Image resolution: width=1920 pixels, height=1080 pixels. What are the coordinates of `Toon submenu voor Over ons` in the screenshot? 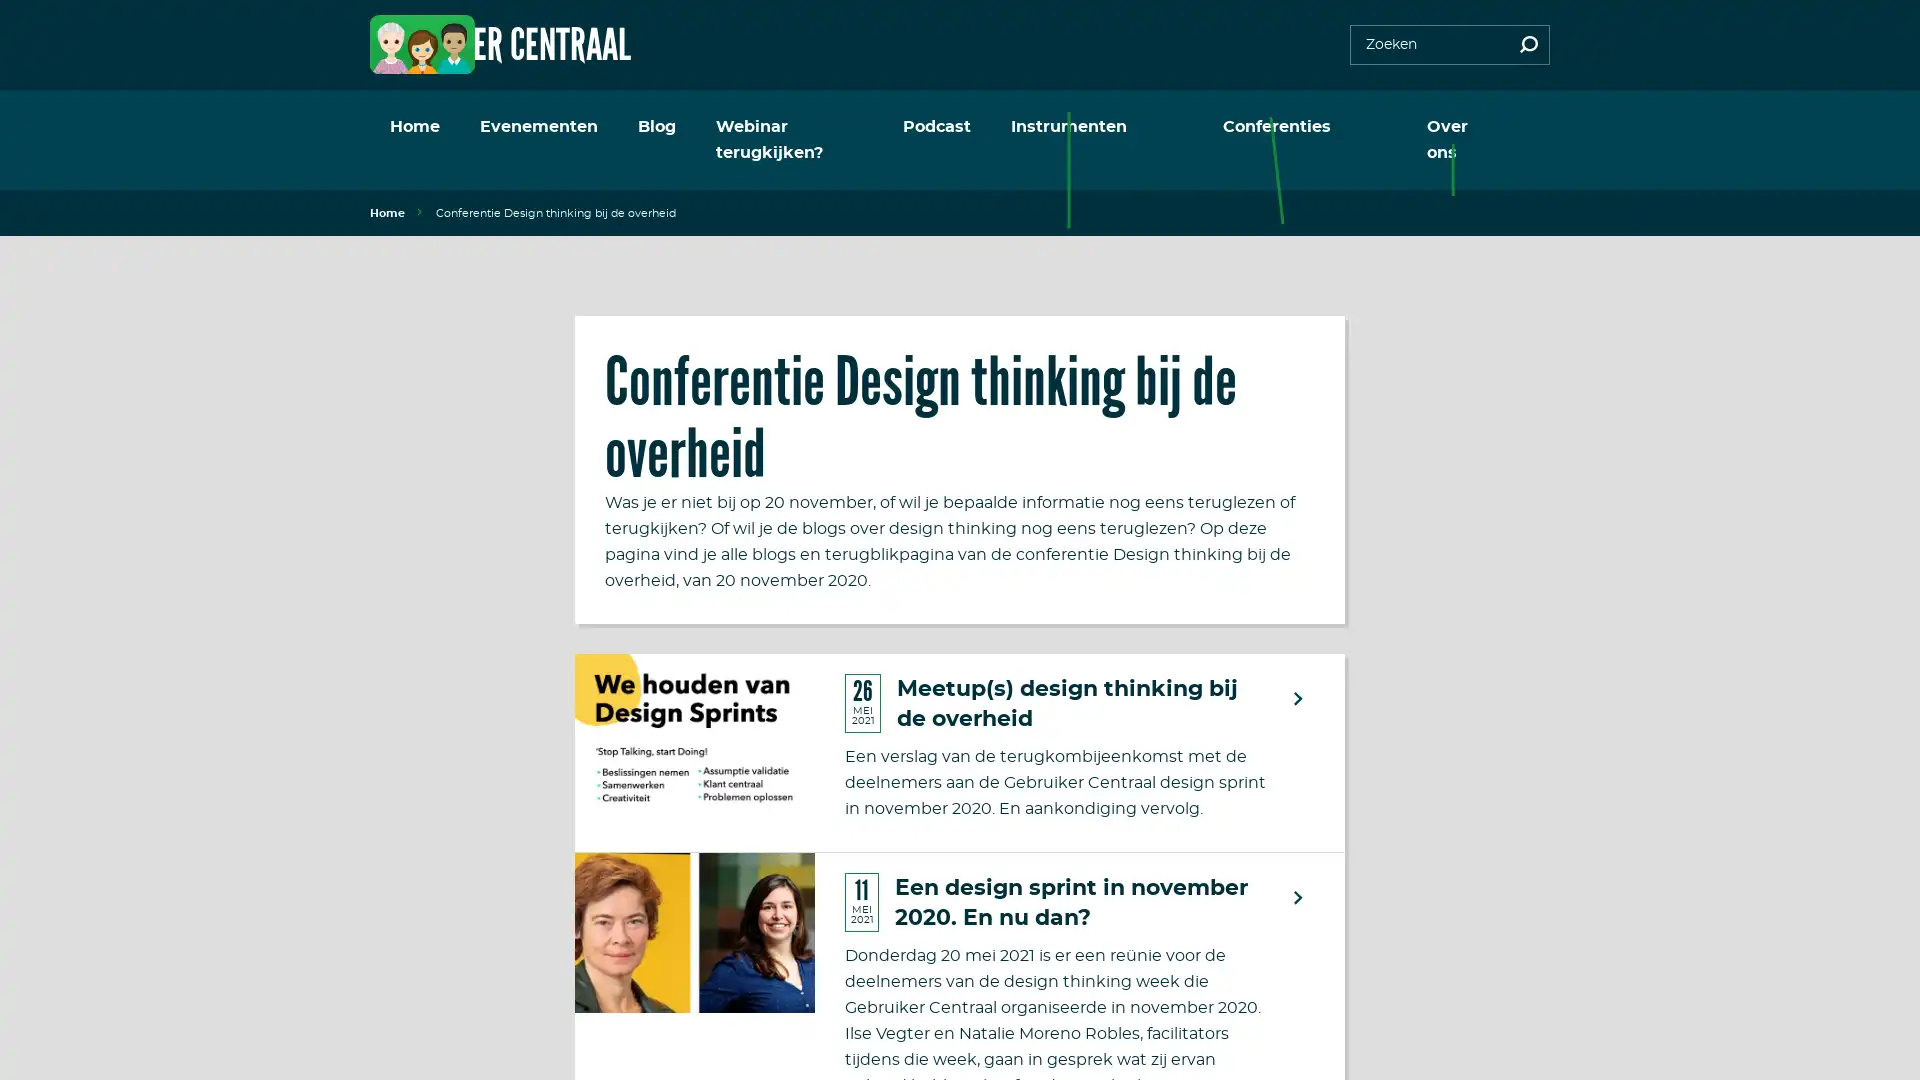 It's located at (1511, 127).